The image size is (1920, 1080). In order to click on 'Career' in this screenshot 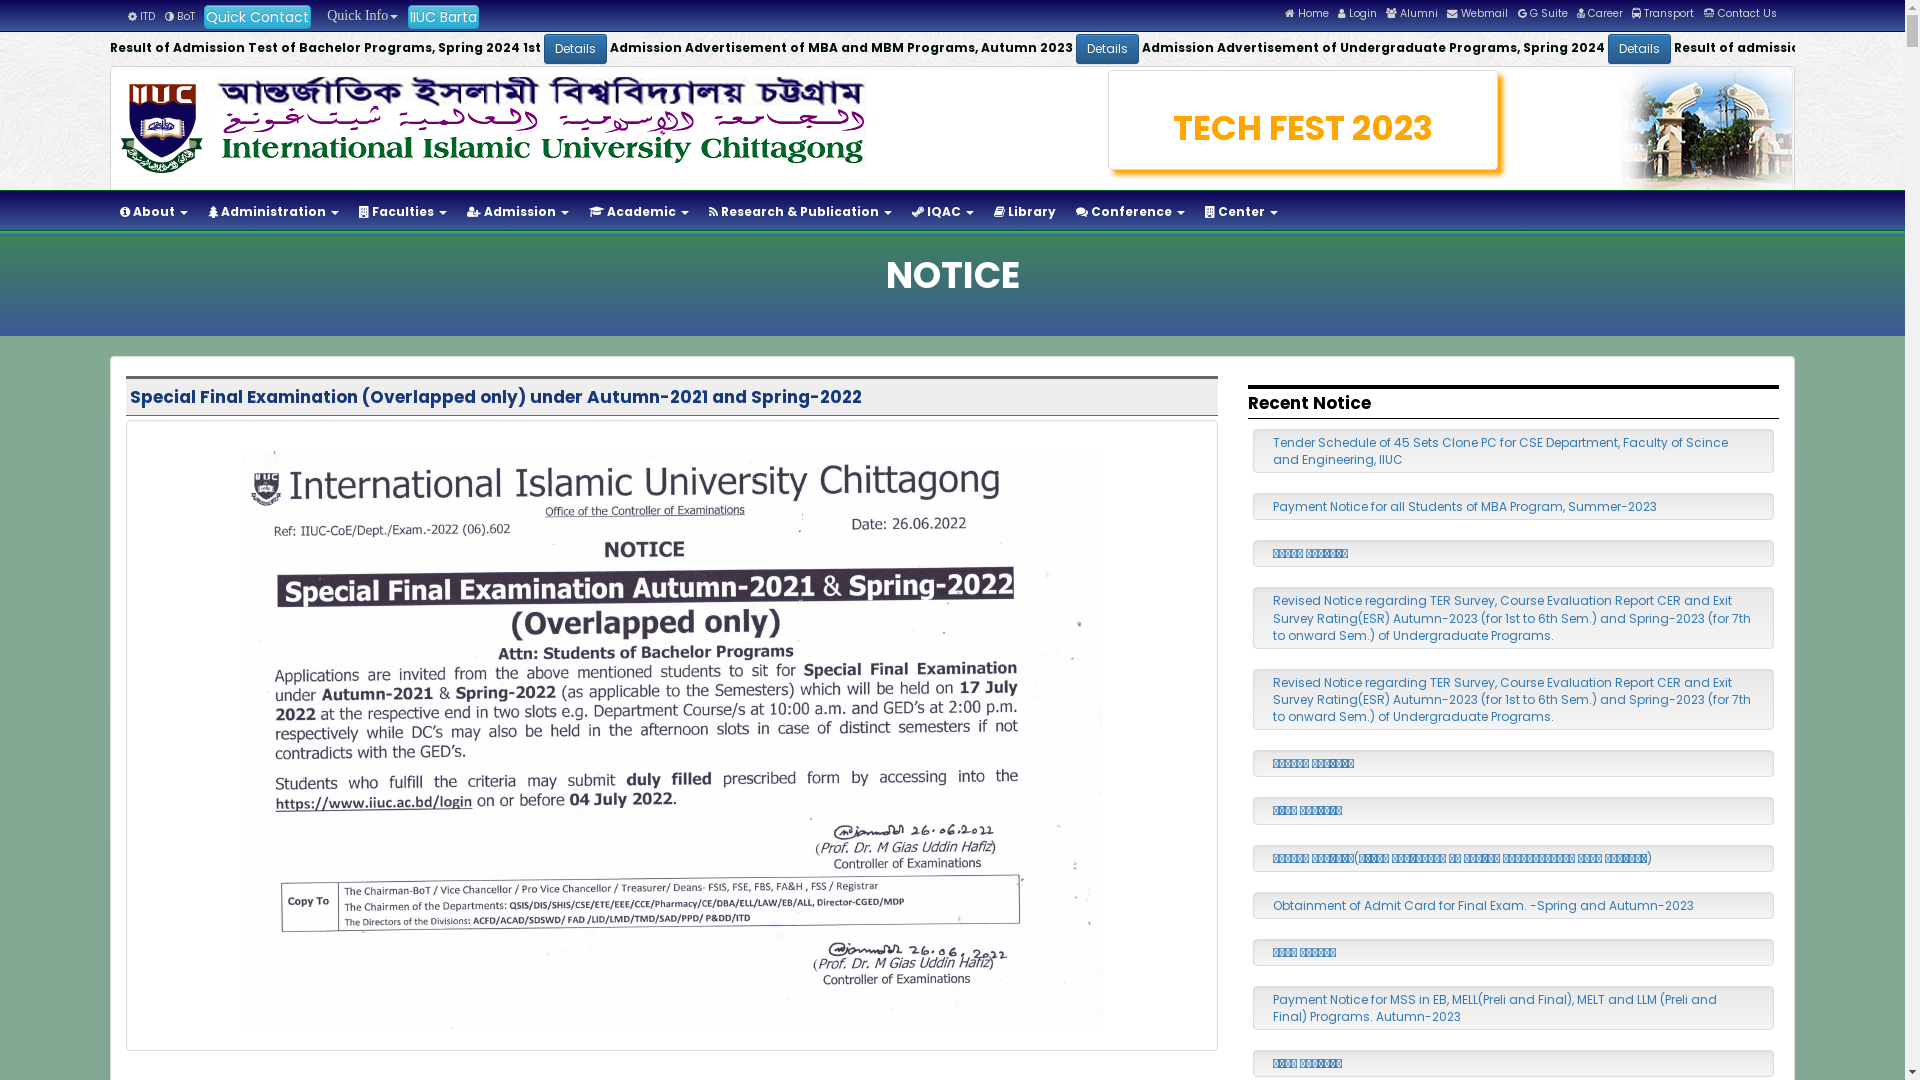, I will do `click(1598, 13)`.